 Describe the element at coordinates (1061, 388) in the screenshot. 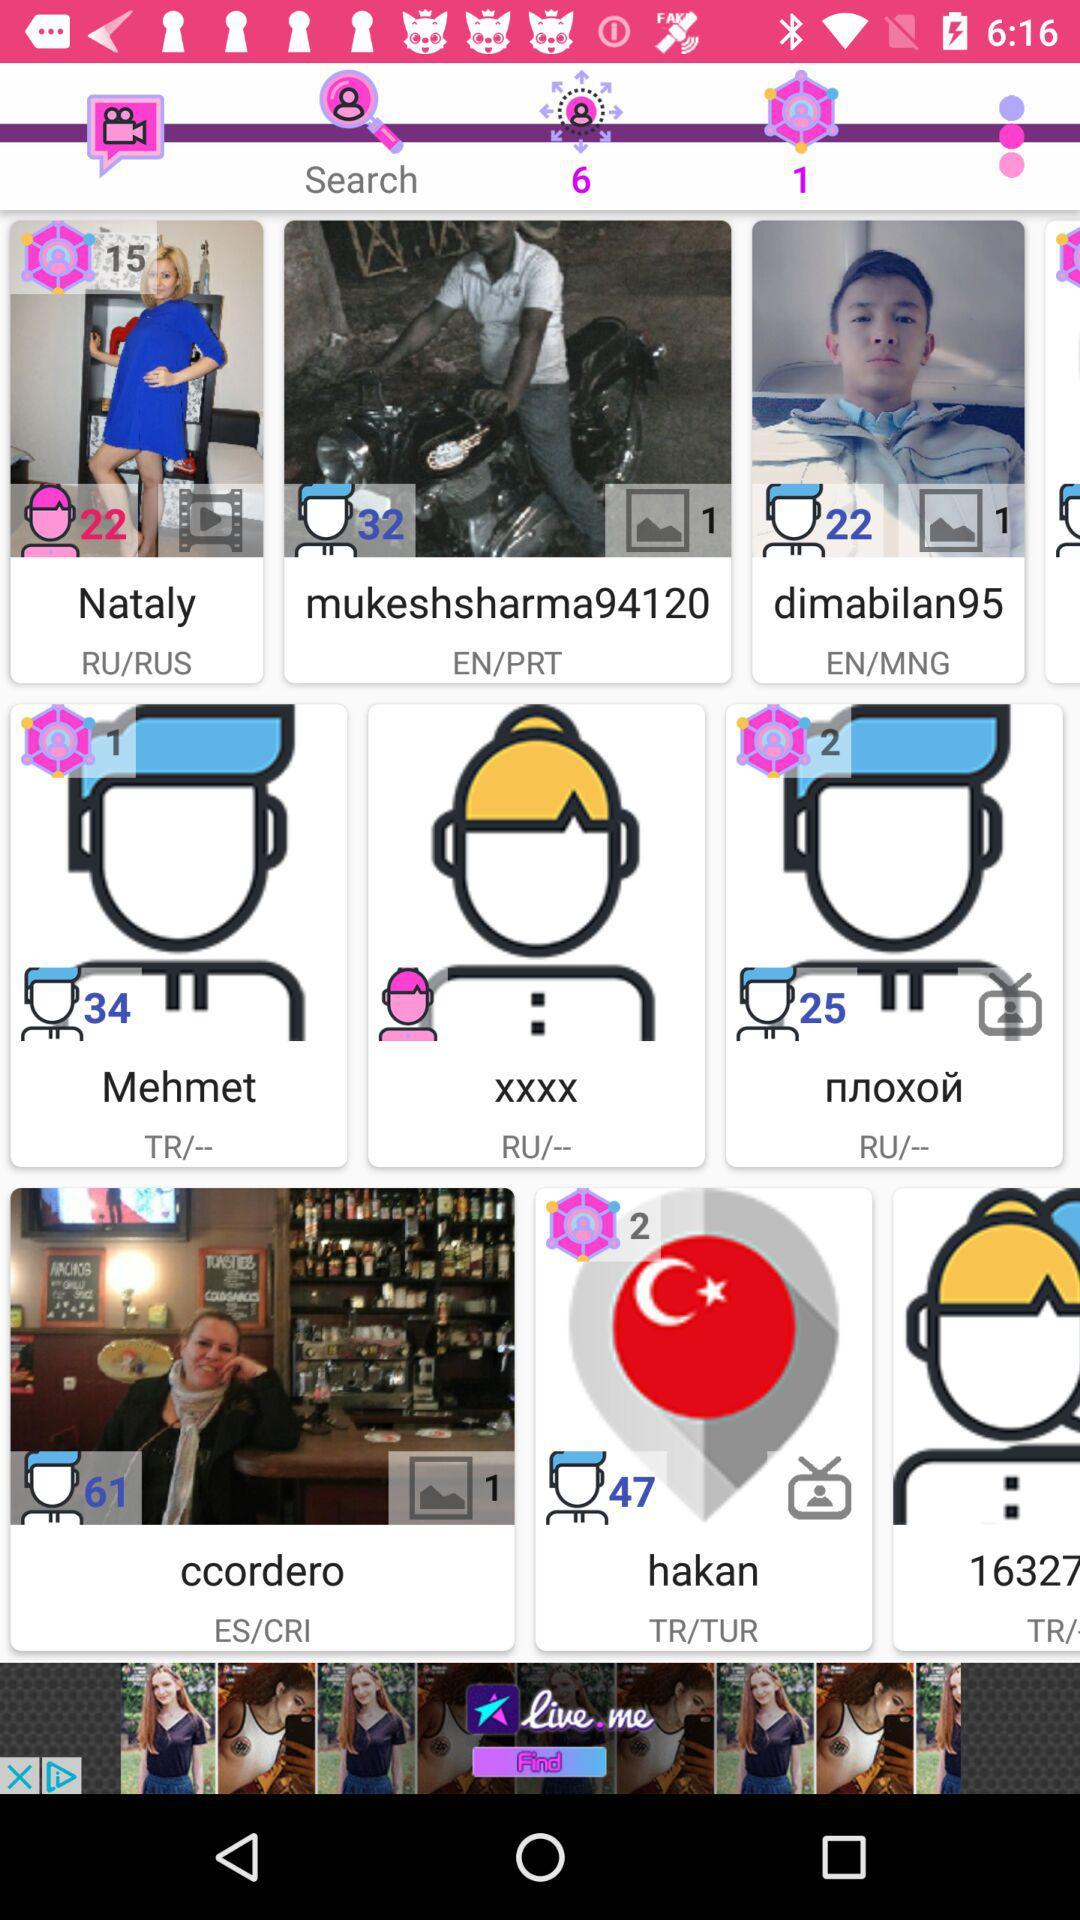

I see `item` at that location.